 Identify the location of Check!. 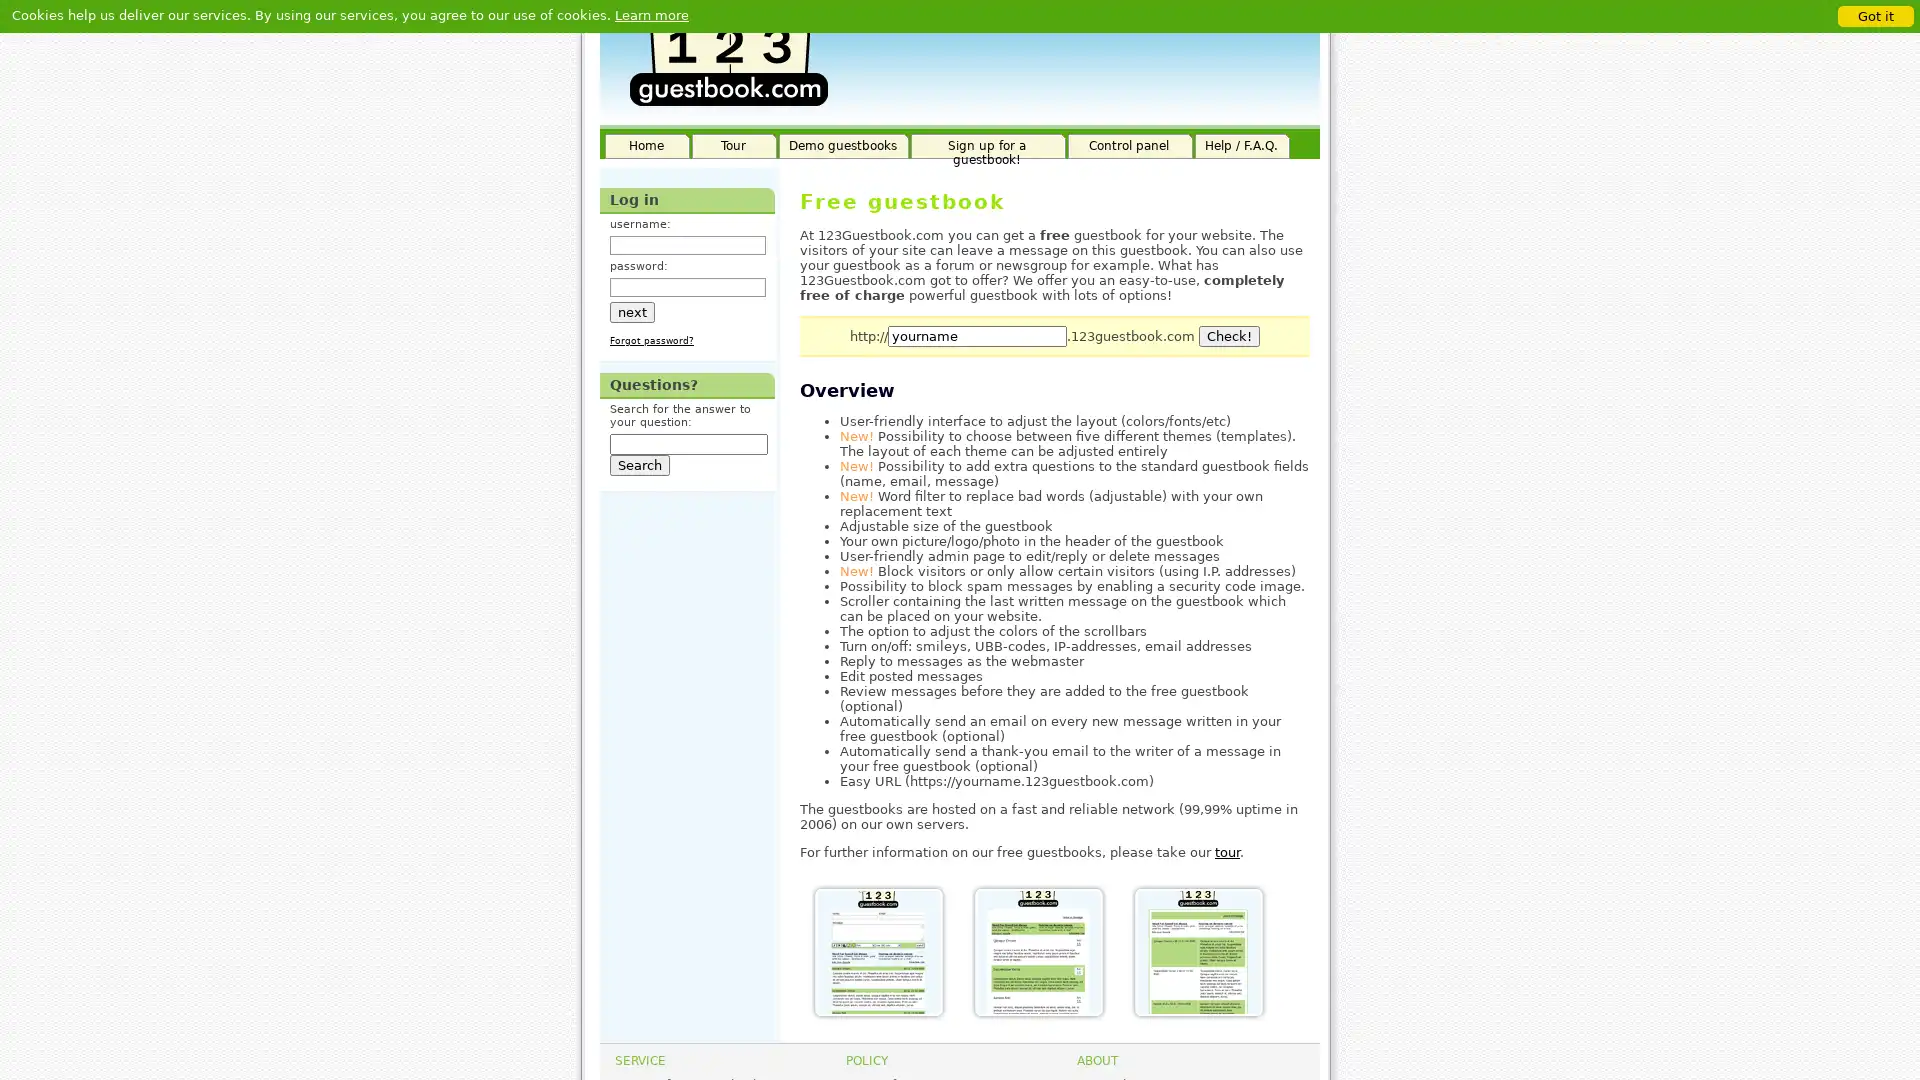
(1228, 334).